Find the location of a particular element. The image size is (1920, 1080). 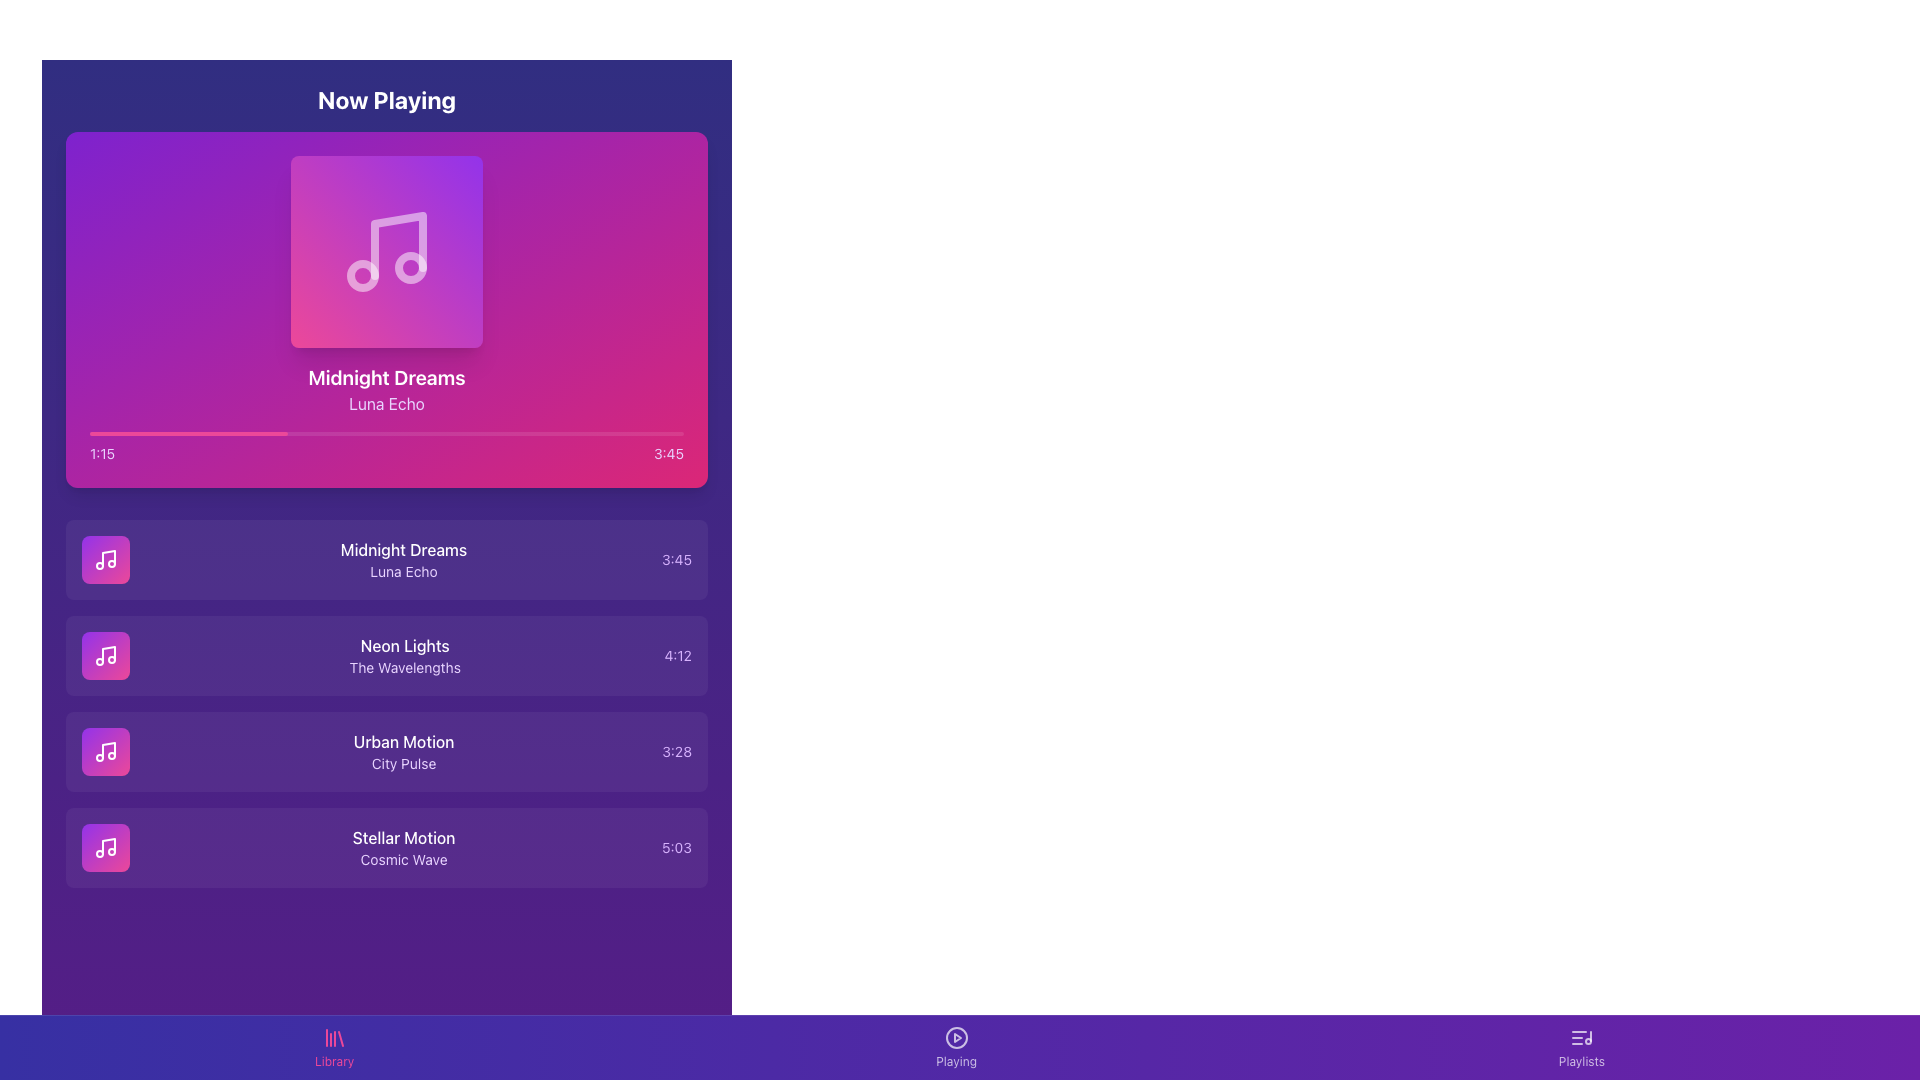

text 'Midnight Dreams' displayed in a large, bold font style, which is centered above the text 'Luna Echo' in the central part of the interface is located at coordinates (387, 378).